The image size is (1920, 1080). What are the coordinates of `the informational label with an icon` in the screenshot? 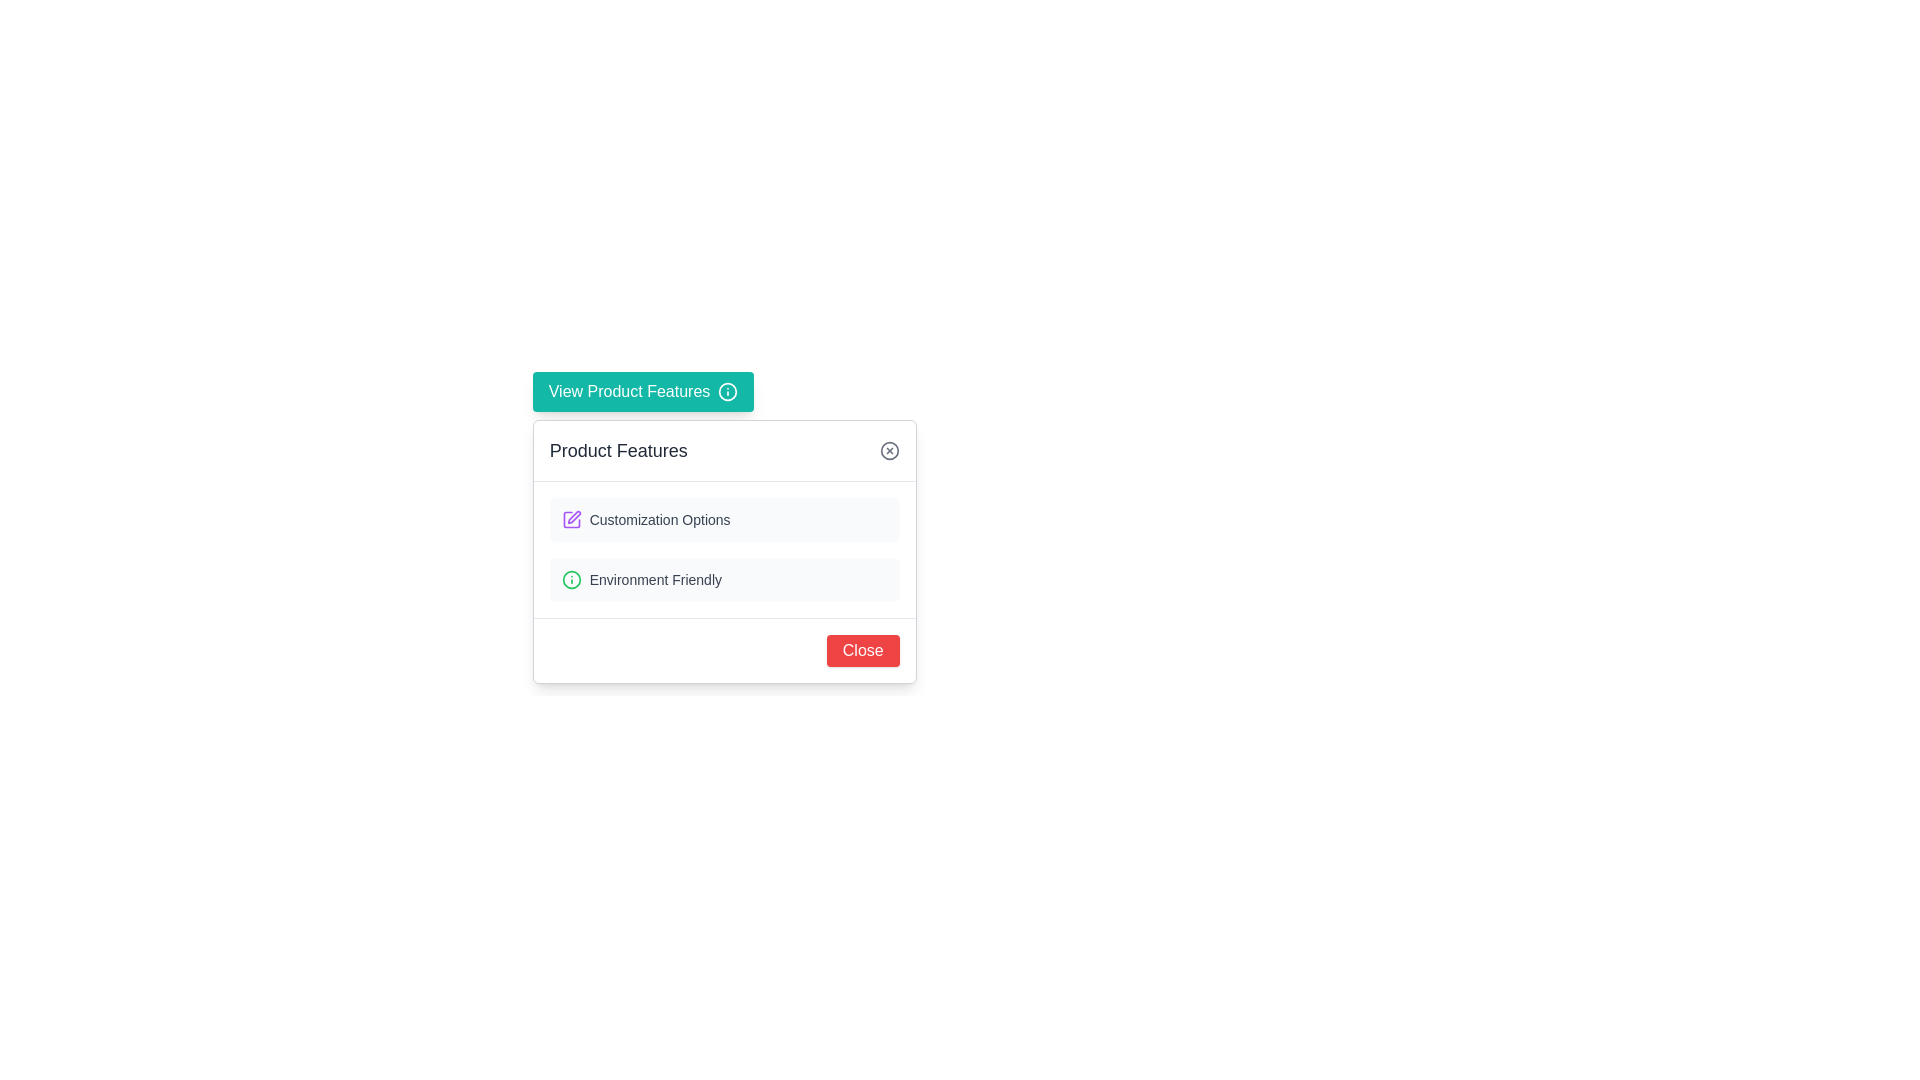 It's located at (723, 519).